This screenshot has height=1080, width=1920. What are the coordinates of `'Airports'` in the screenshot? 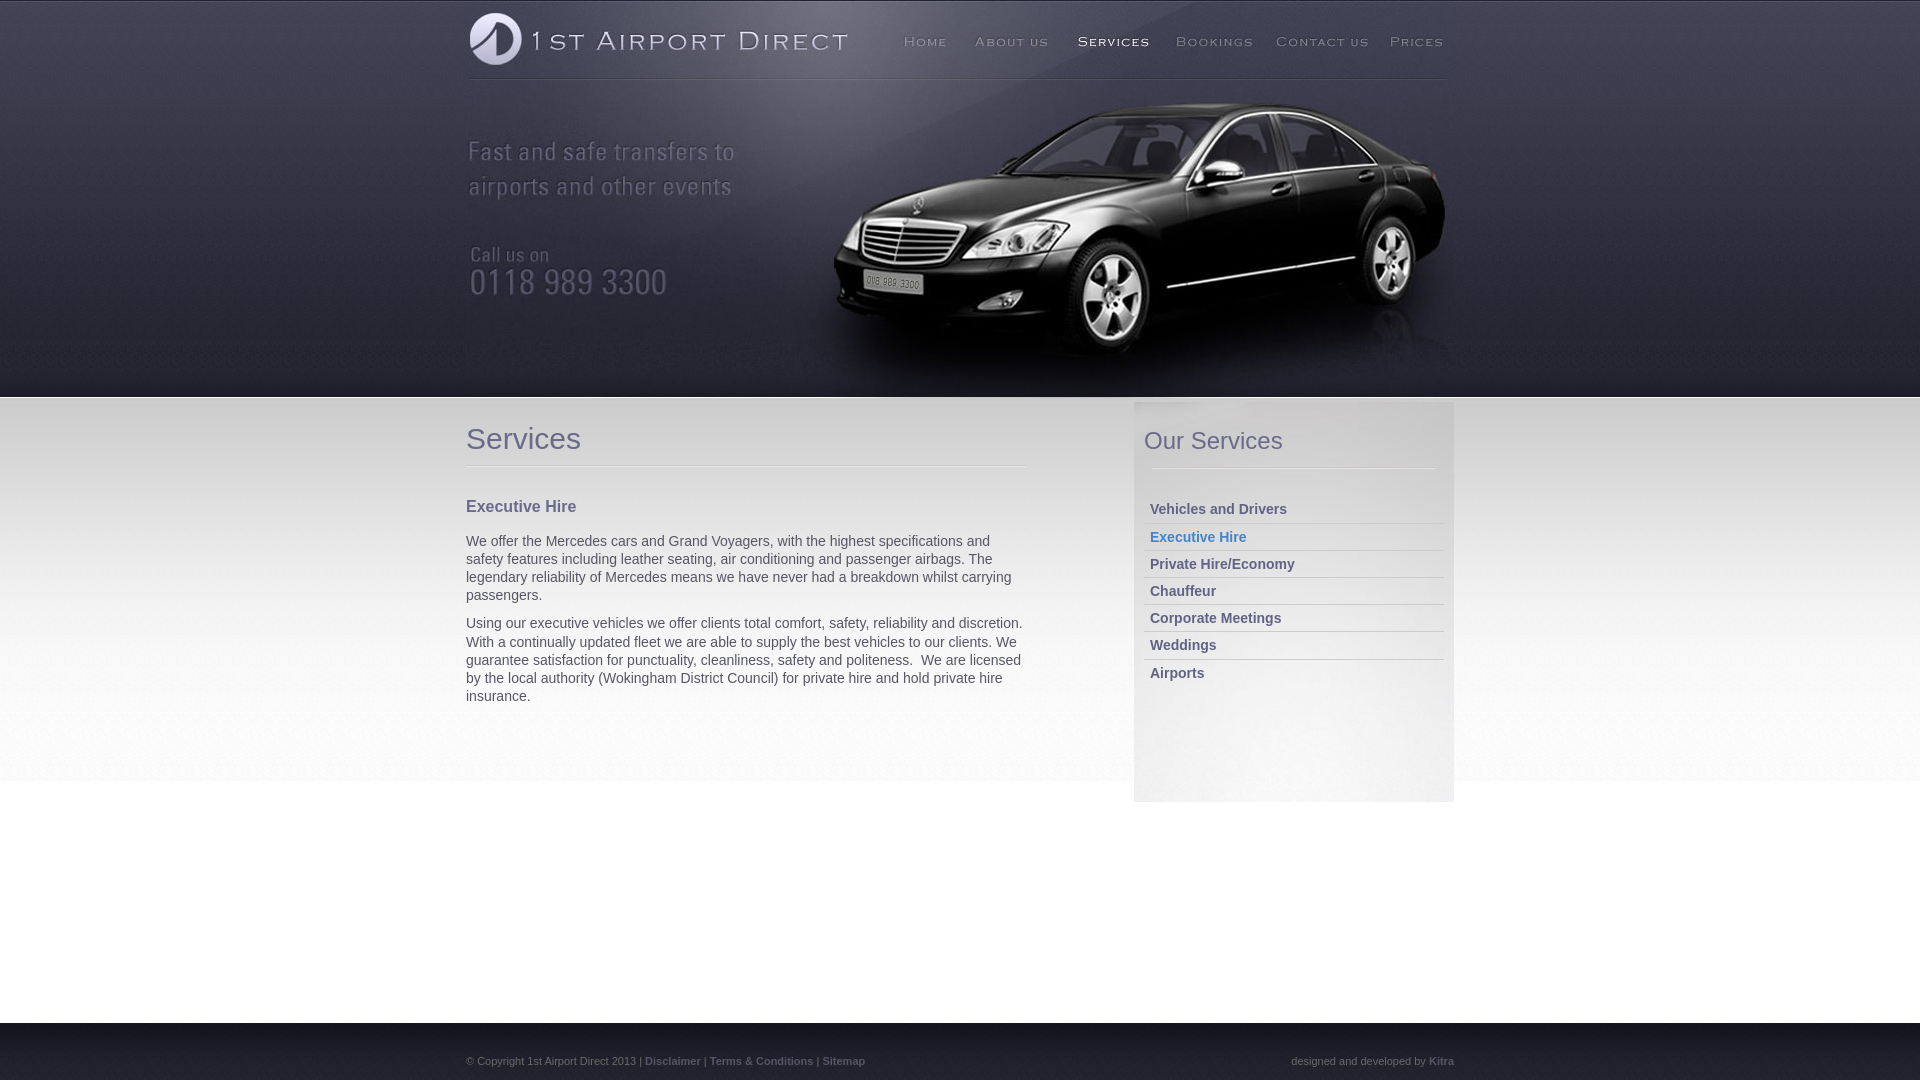 It's located at (1176, 671).